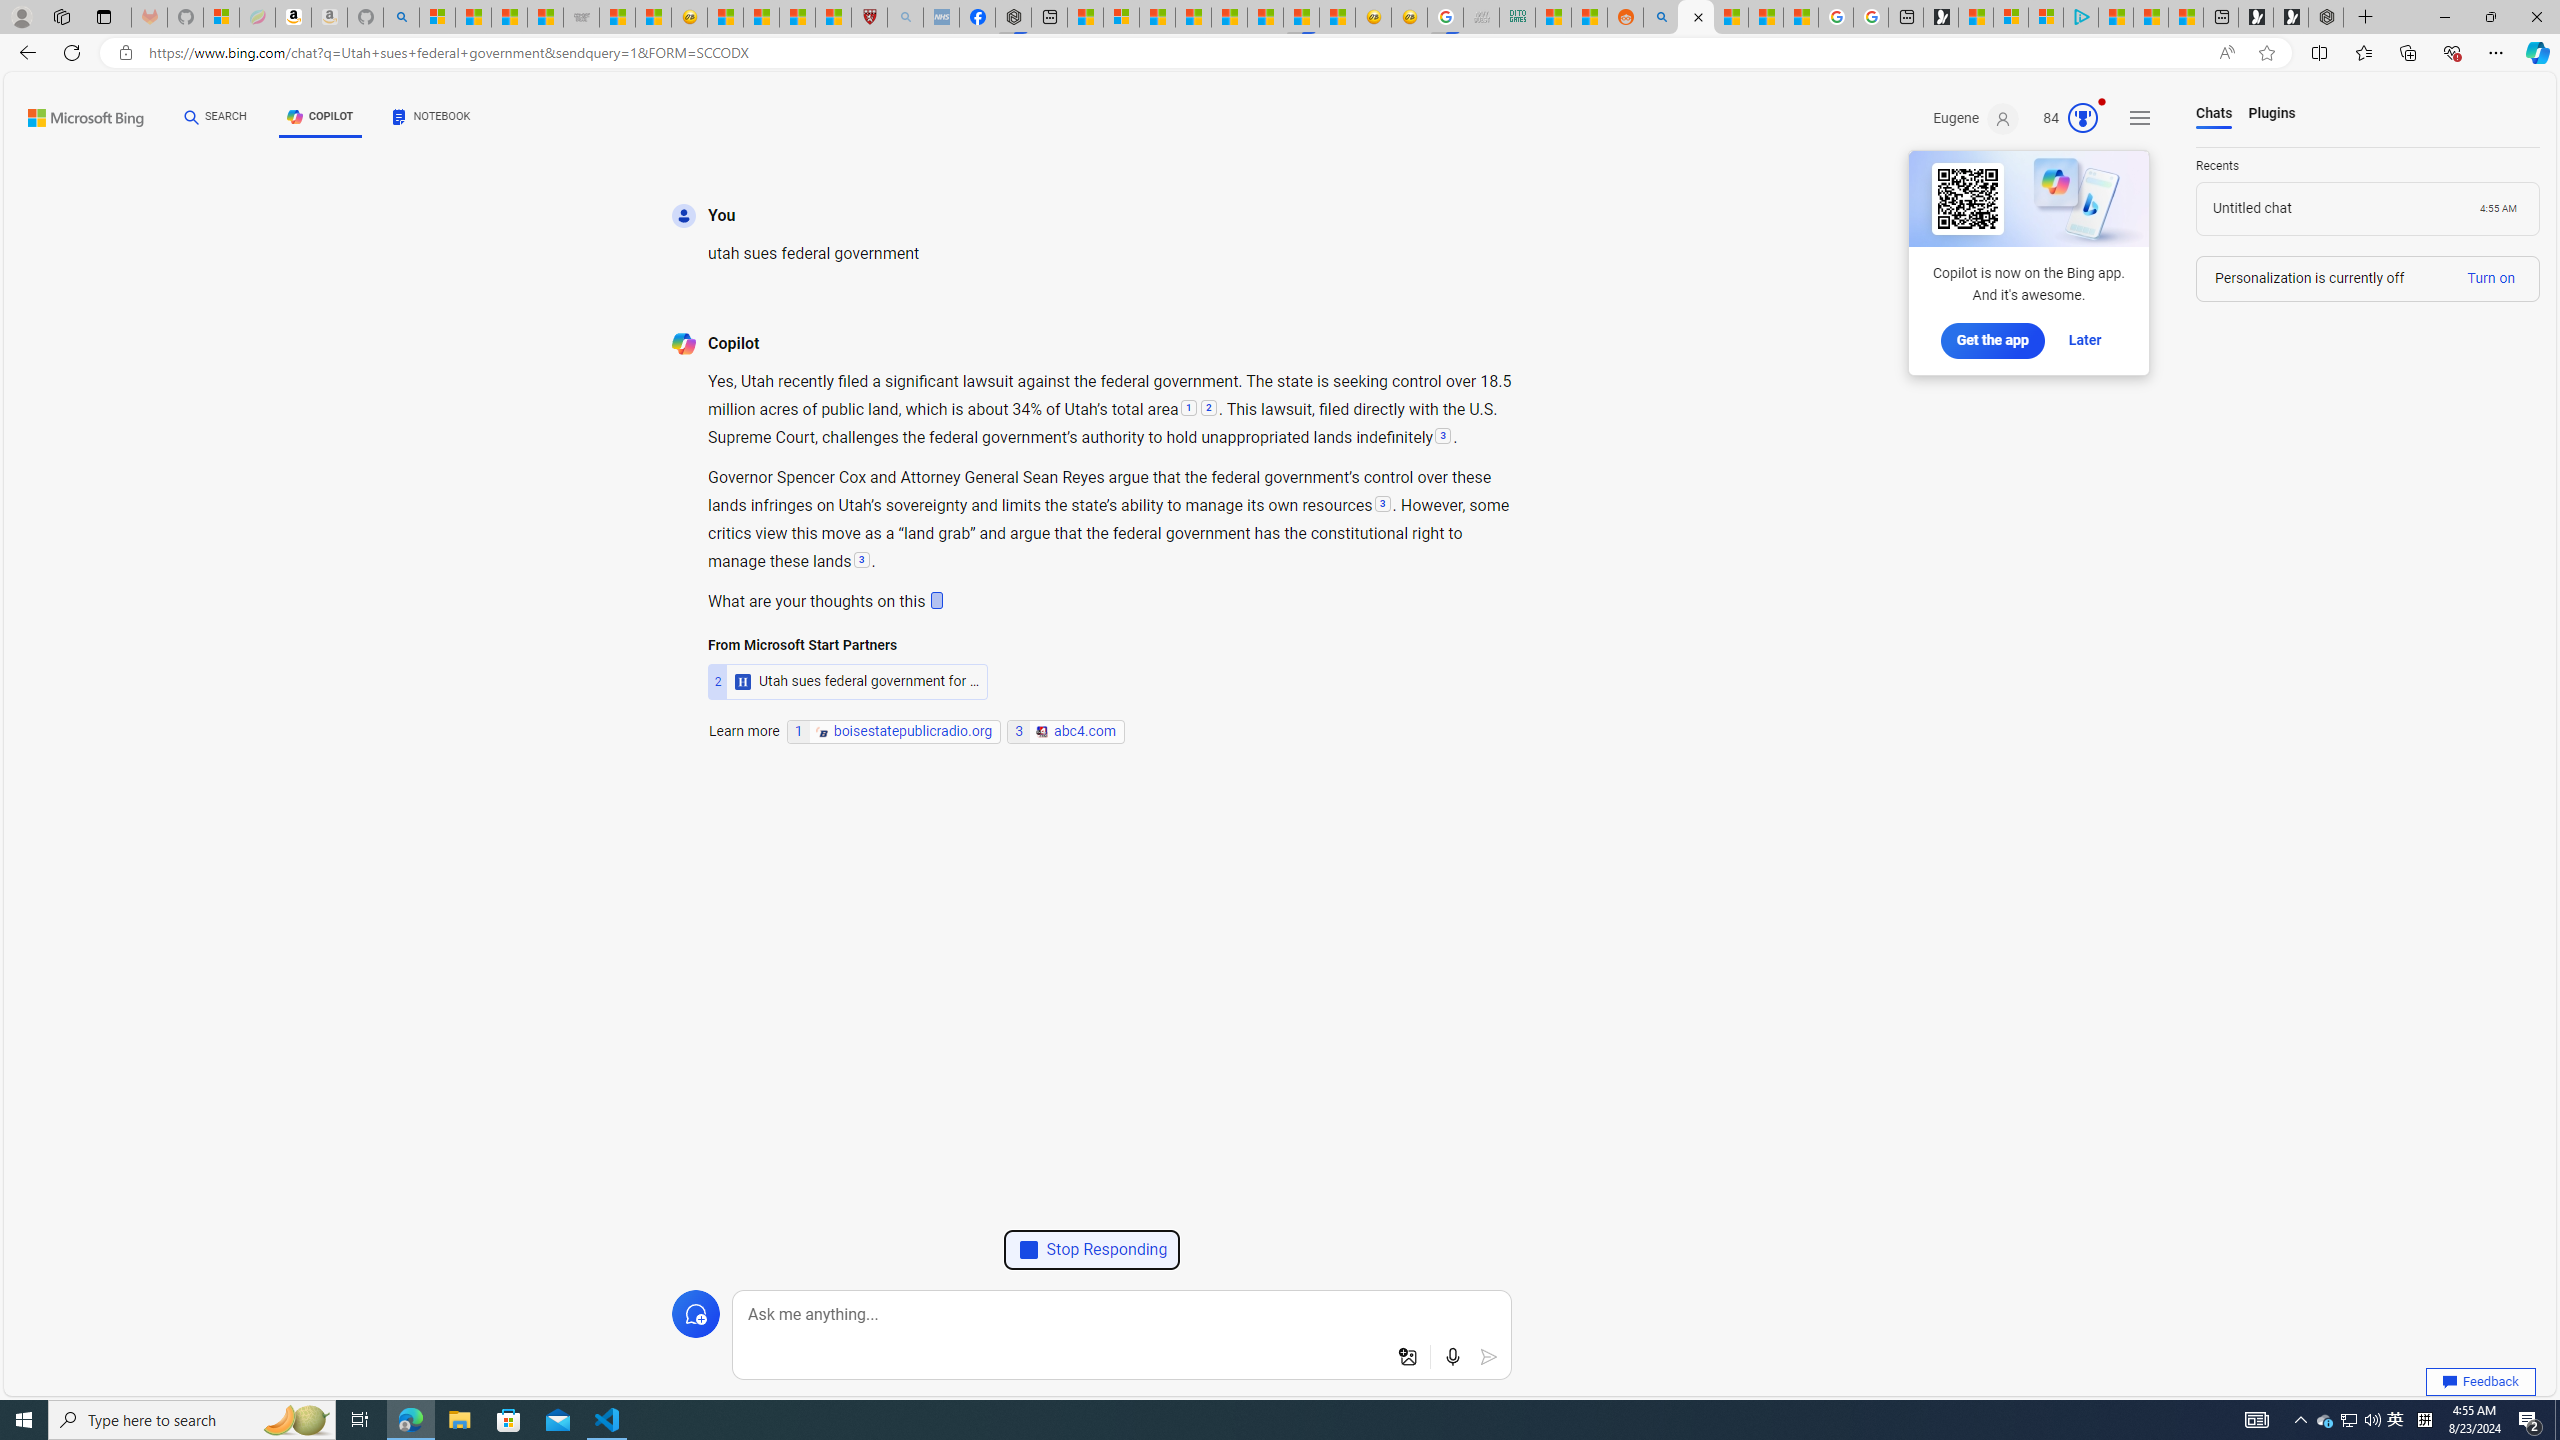 The height and width of the screenshot is (1440, 2560). I want to click on '1: ', so click(1186, 409).